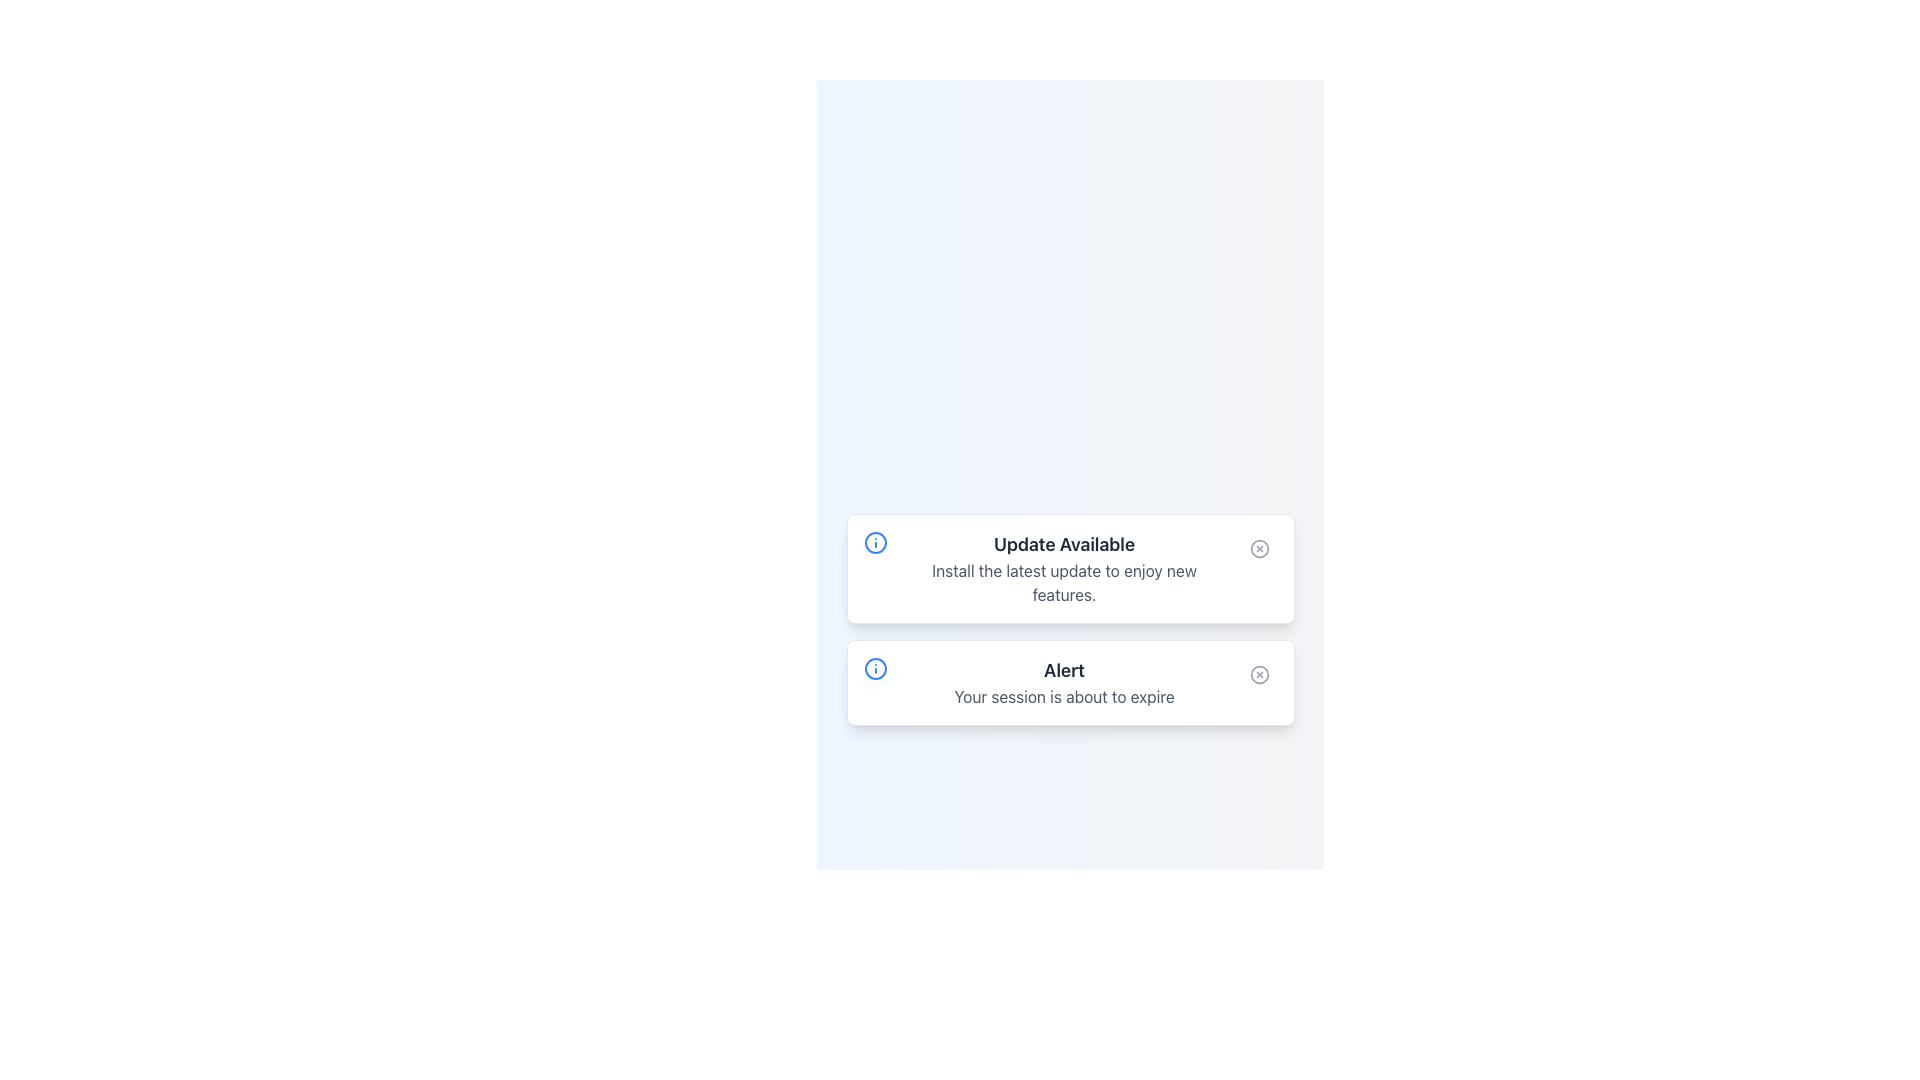  Describe the element at coordinates (875, 543) in the screenshot. I see `the notification icon located at the far left of the card containing the 'Update Available' header text, which is vertically aligned with the text and precedes the headline text horizontally` at that location.